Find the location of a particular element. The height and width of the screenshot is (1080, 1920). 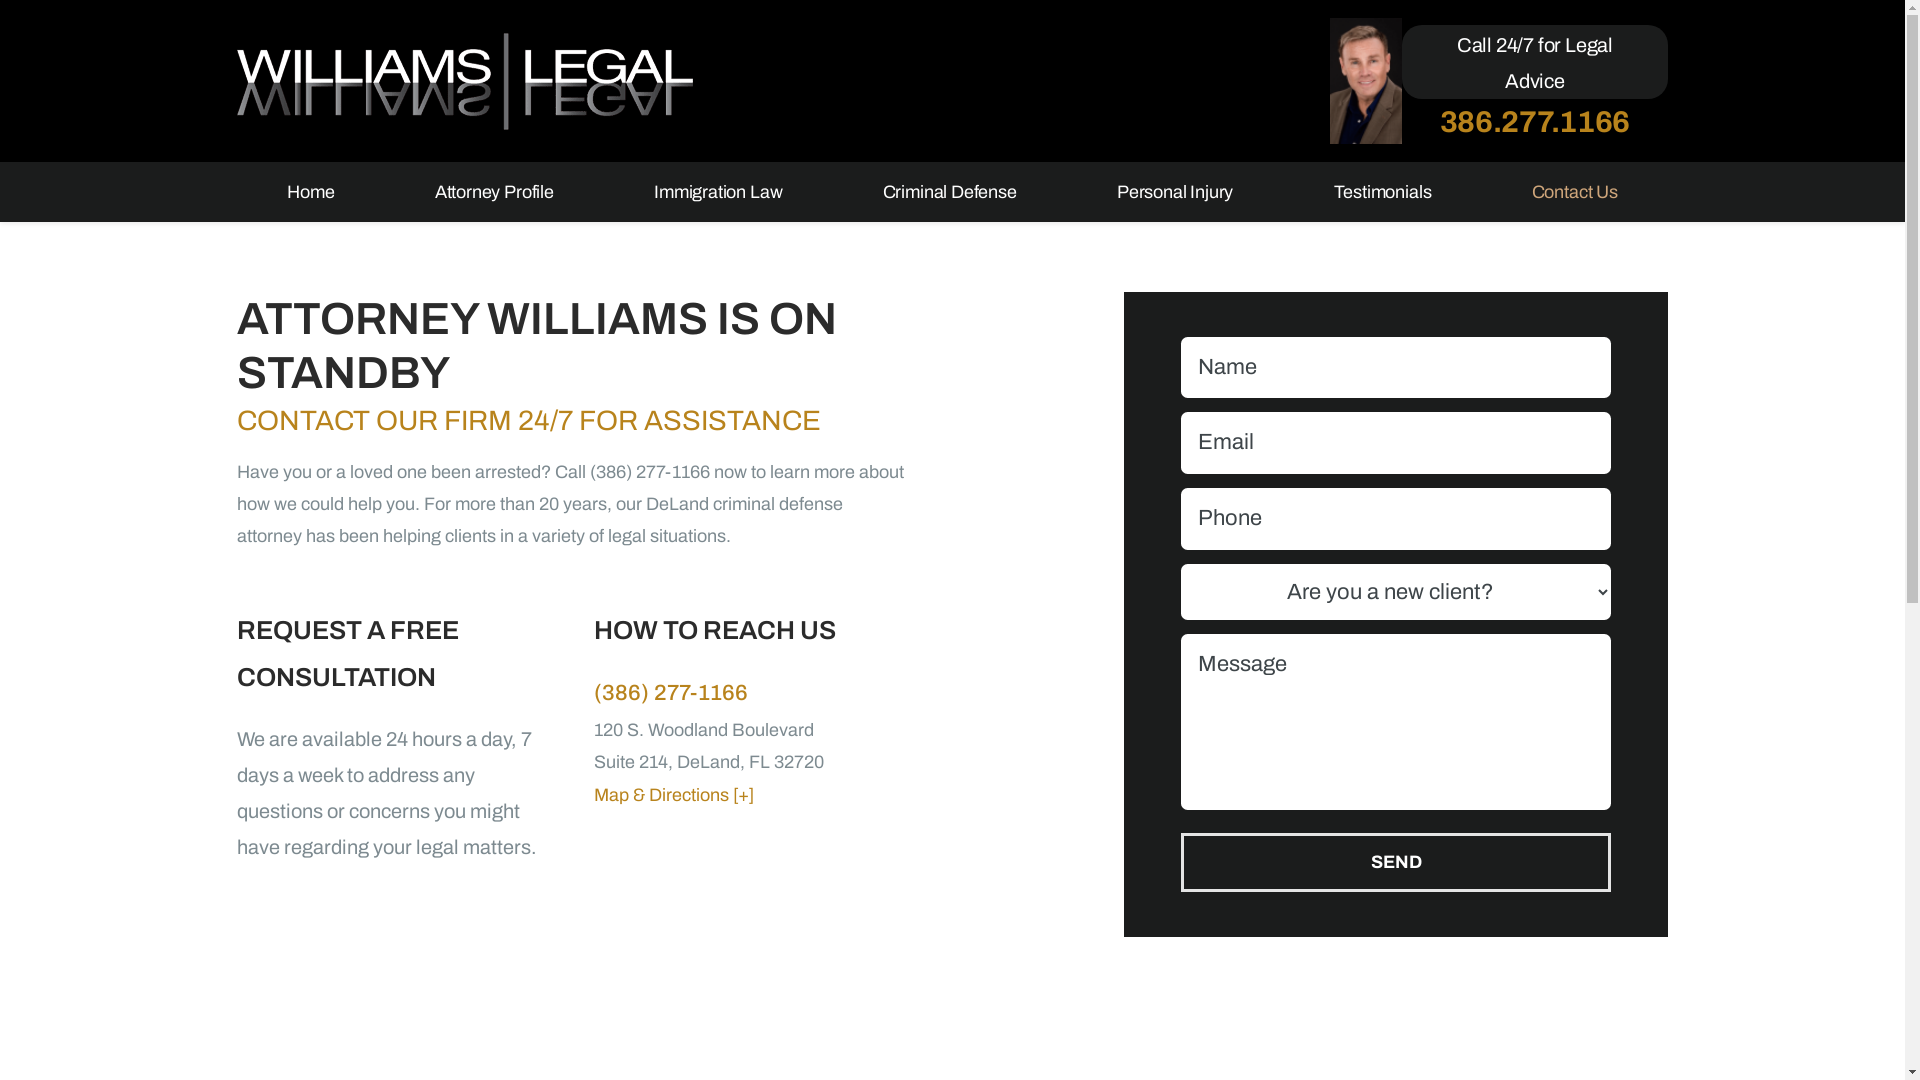

'Immigration Law' is located at coordinates (718, 192).